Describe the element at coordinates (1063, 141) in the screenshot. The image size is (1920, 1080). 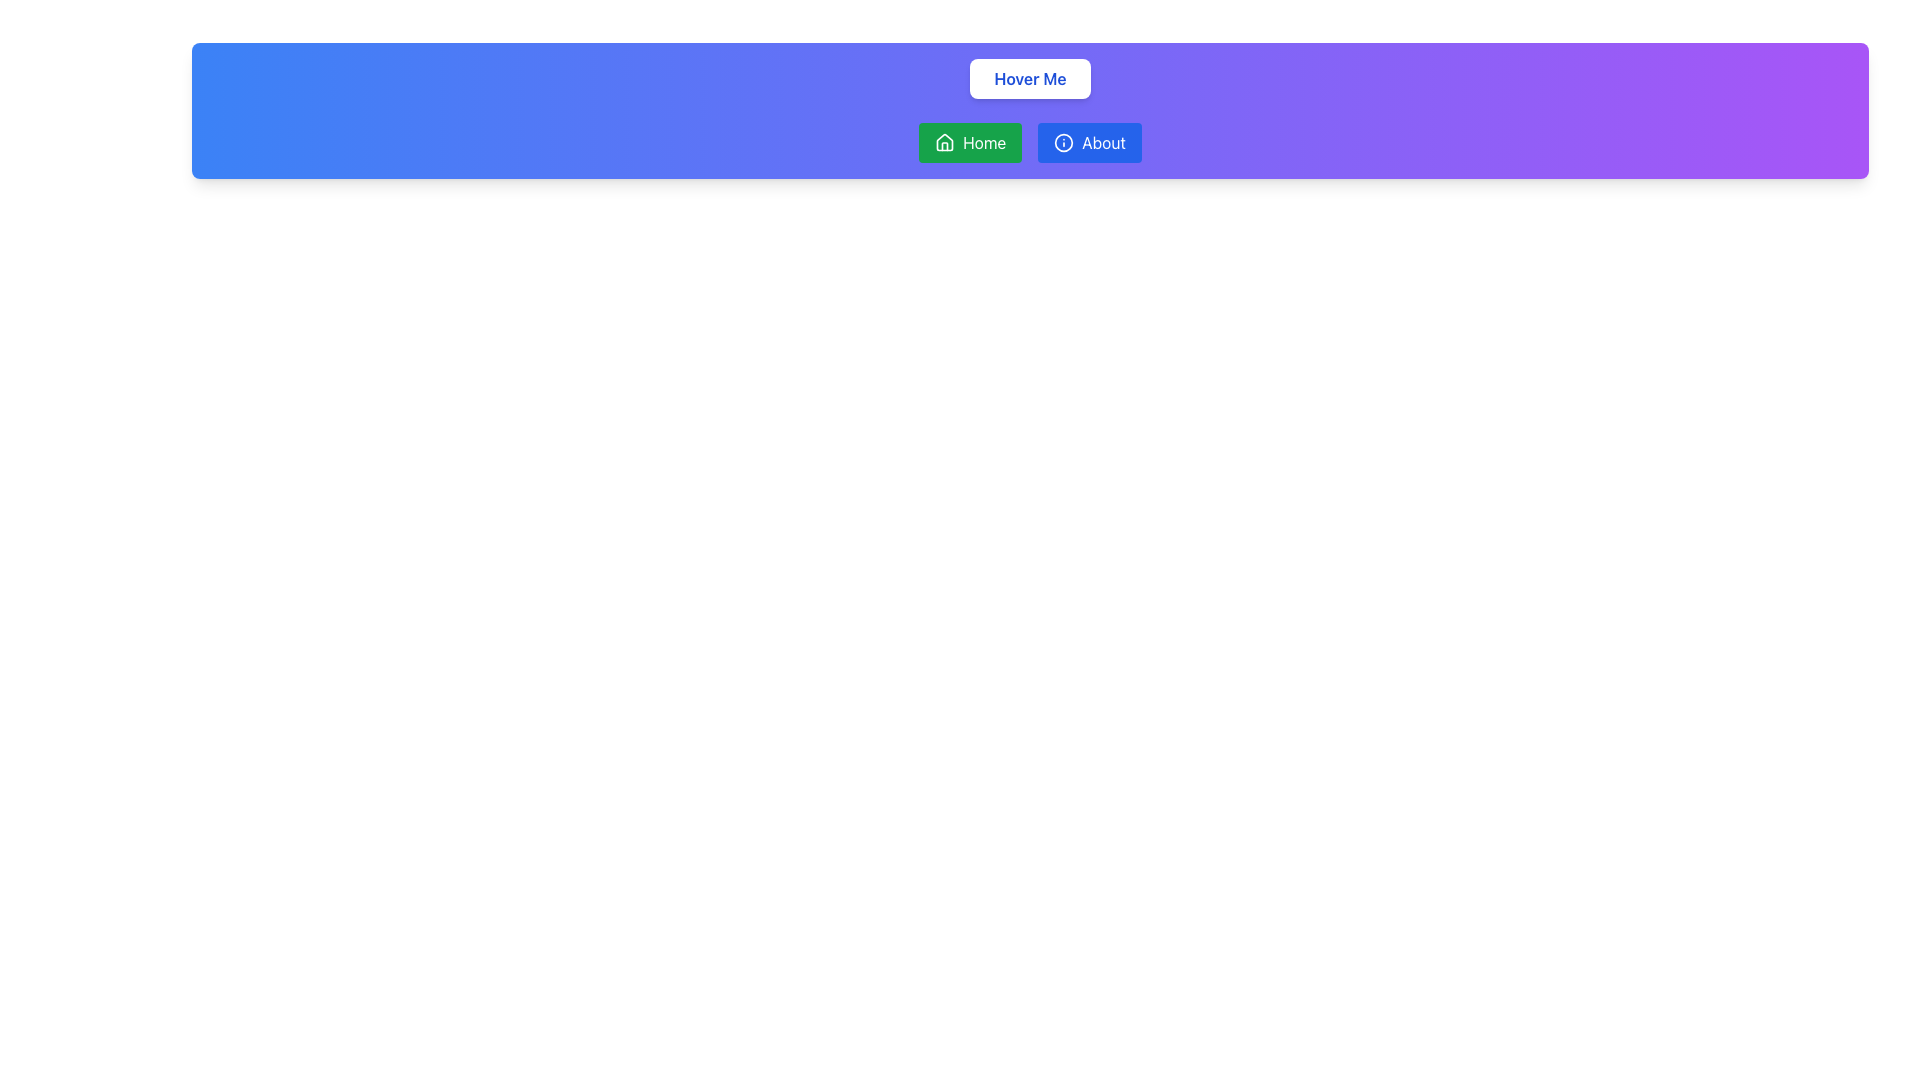
I see `the circular SVG icon with a plus symbol at the center, styled with a white stroke on a blue background, located in the 'About' button in the navigation bar` at that location.